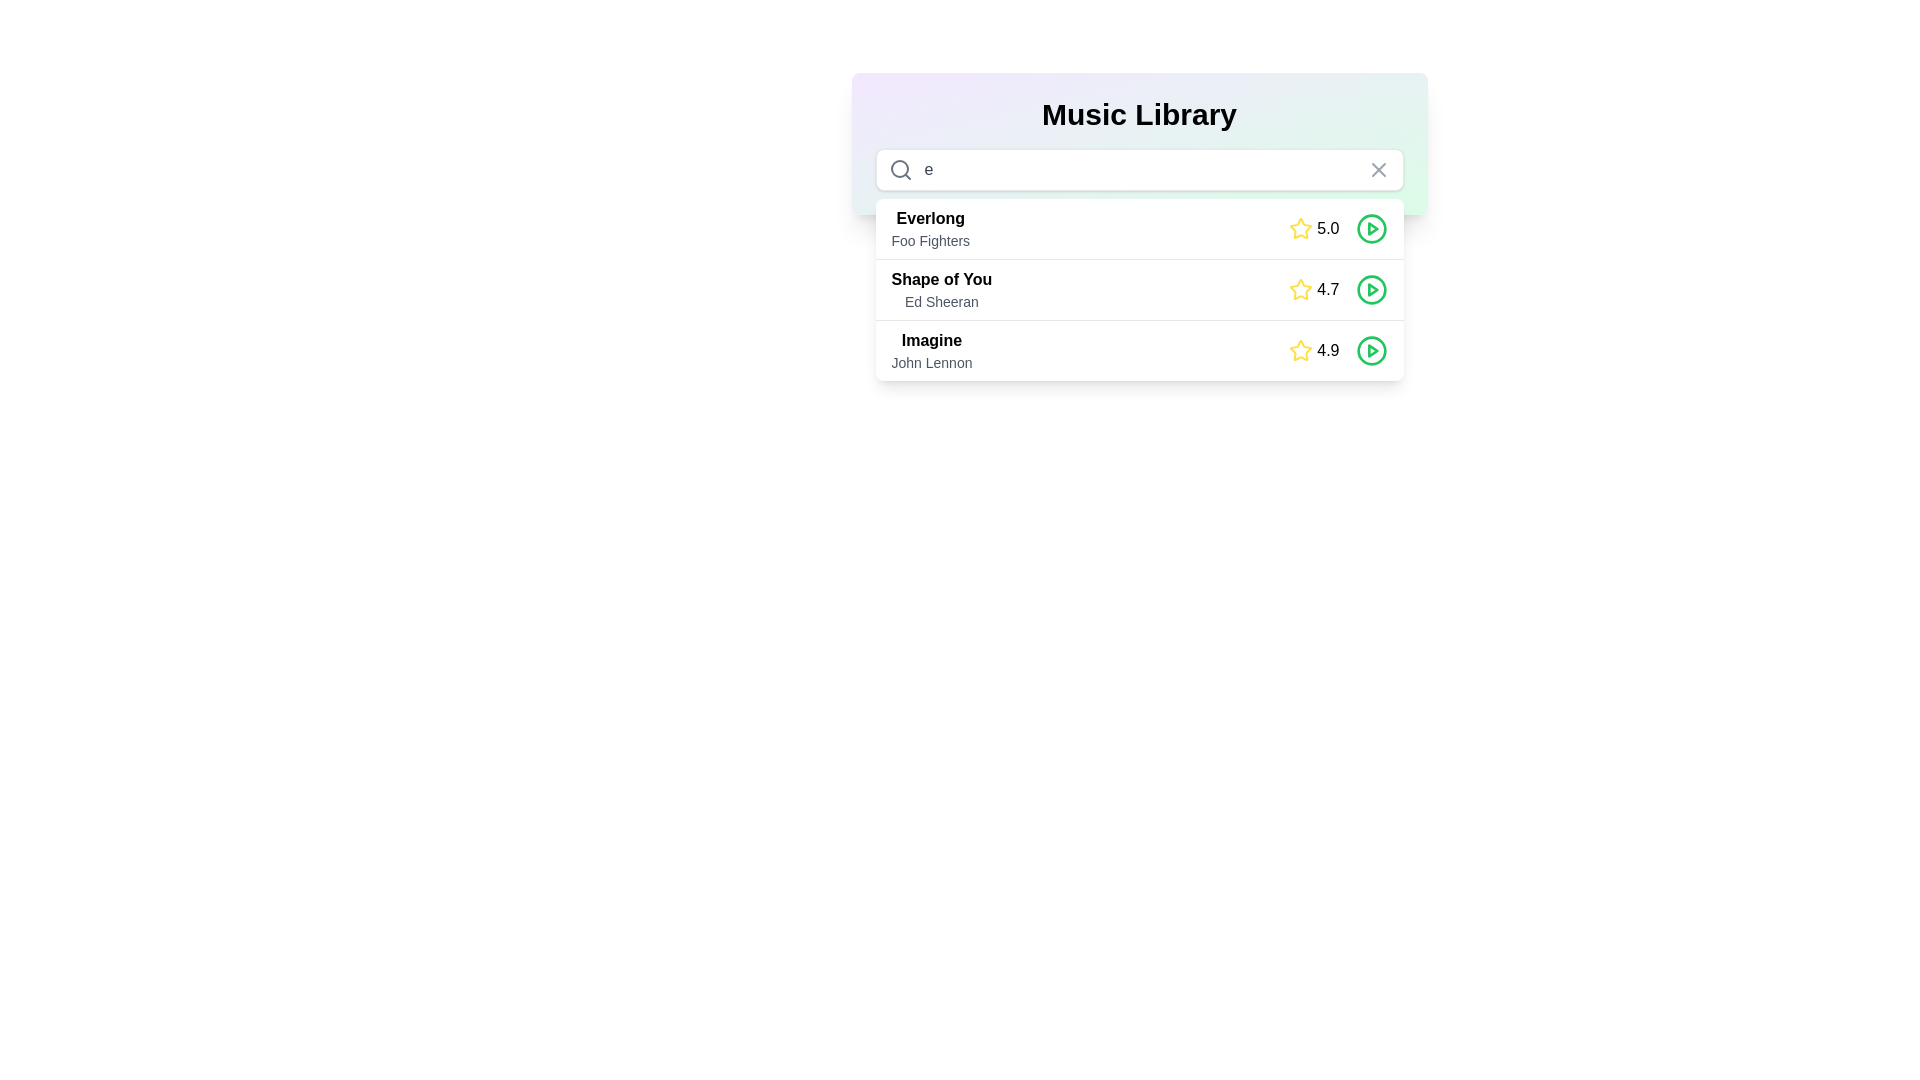 This screenshot has height=1080, width=1920. Describe the element at coordinates (1300, 289) in the screenshot. I see `the yellow star-shaped icon used for rating, located next to the rating text '4.7' in the music library interface` at that location.